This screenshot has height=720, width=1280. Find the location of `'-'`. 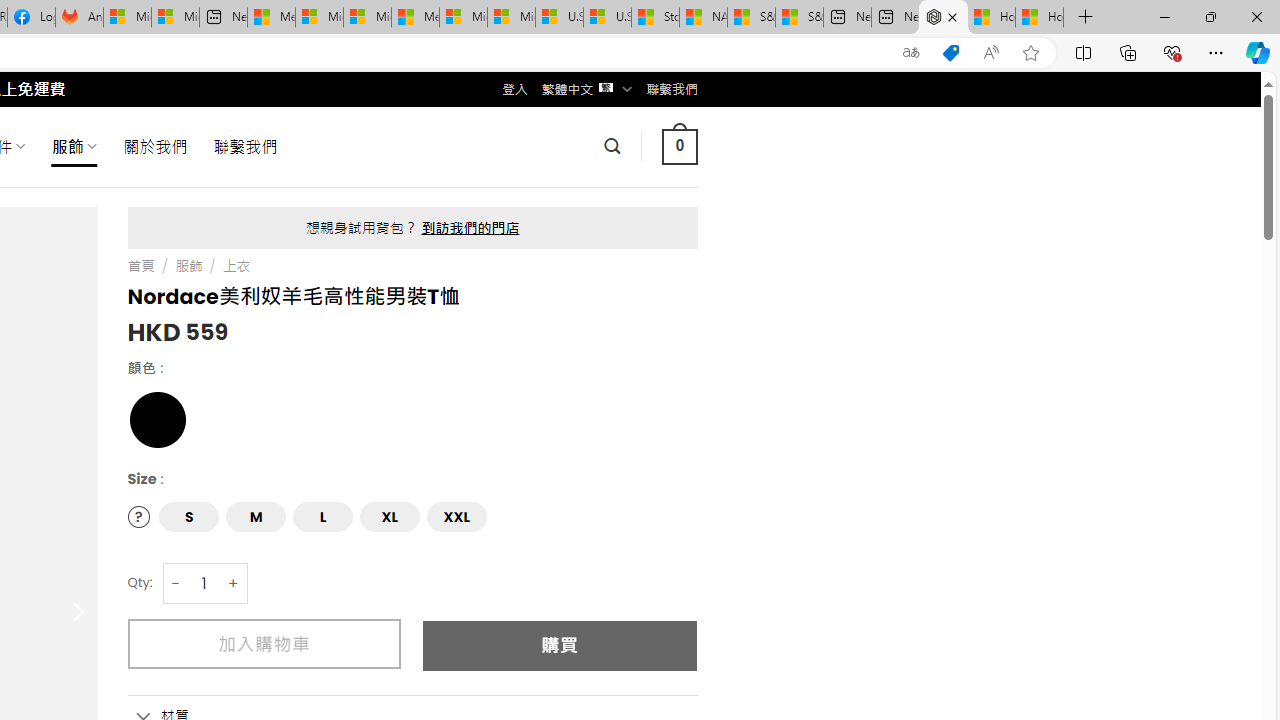

'-' is located at coordinates (176, 583).